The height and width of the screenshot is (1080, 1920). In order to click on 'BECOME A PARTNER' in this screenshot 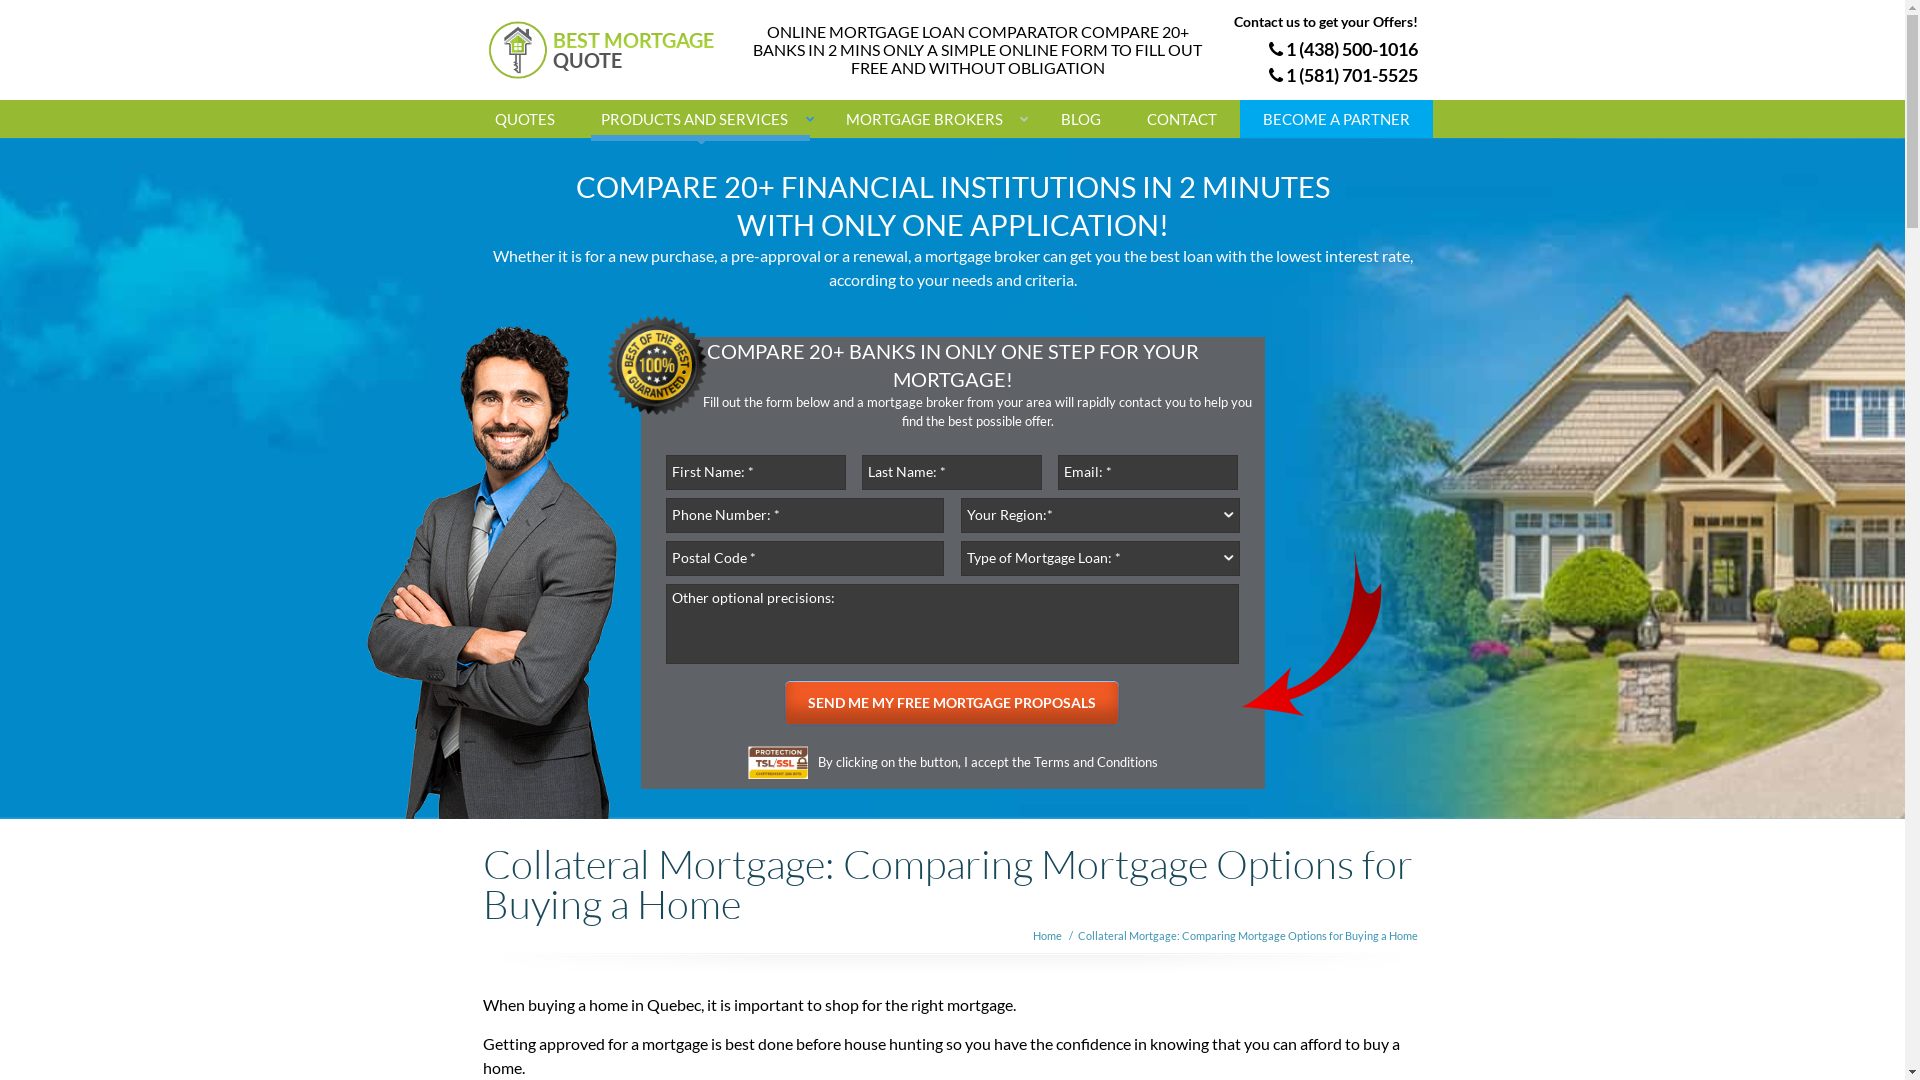, I will do `click(1336, 119)`.